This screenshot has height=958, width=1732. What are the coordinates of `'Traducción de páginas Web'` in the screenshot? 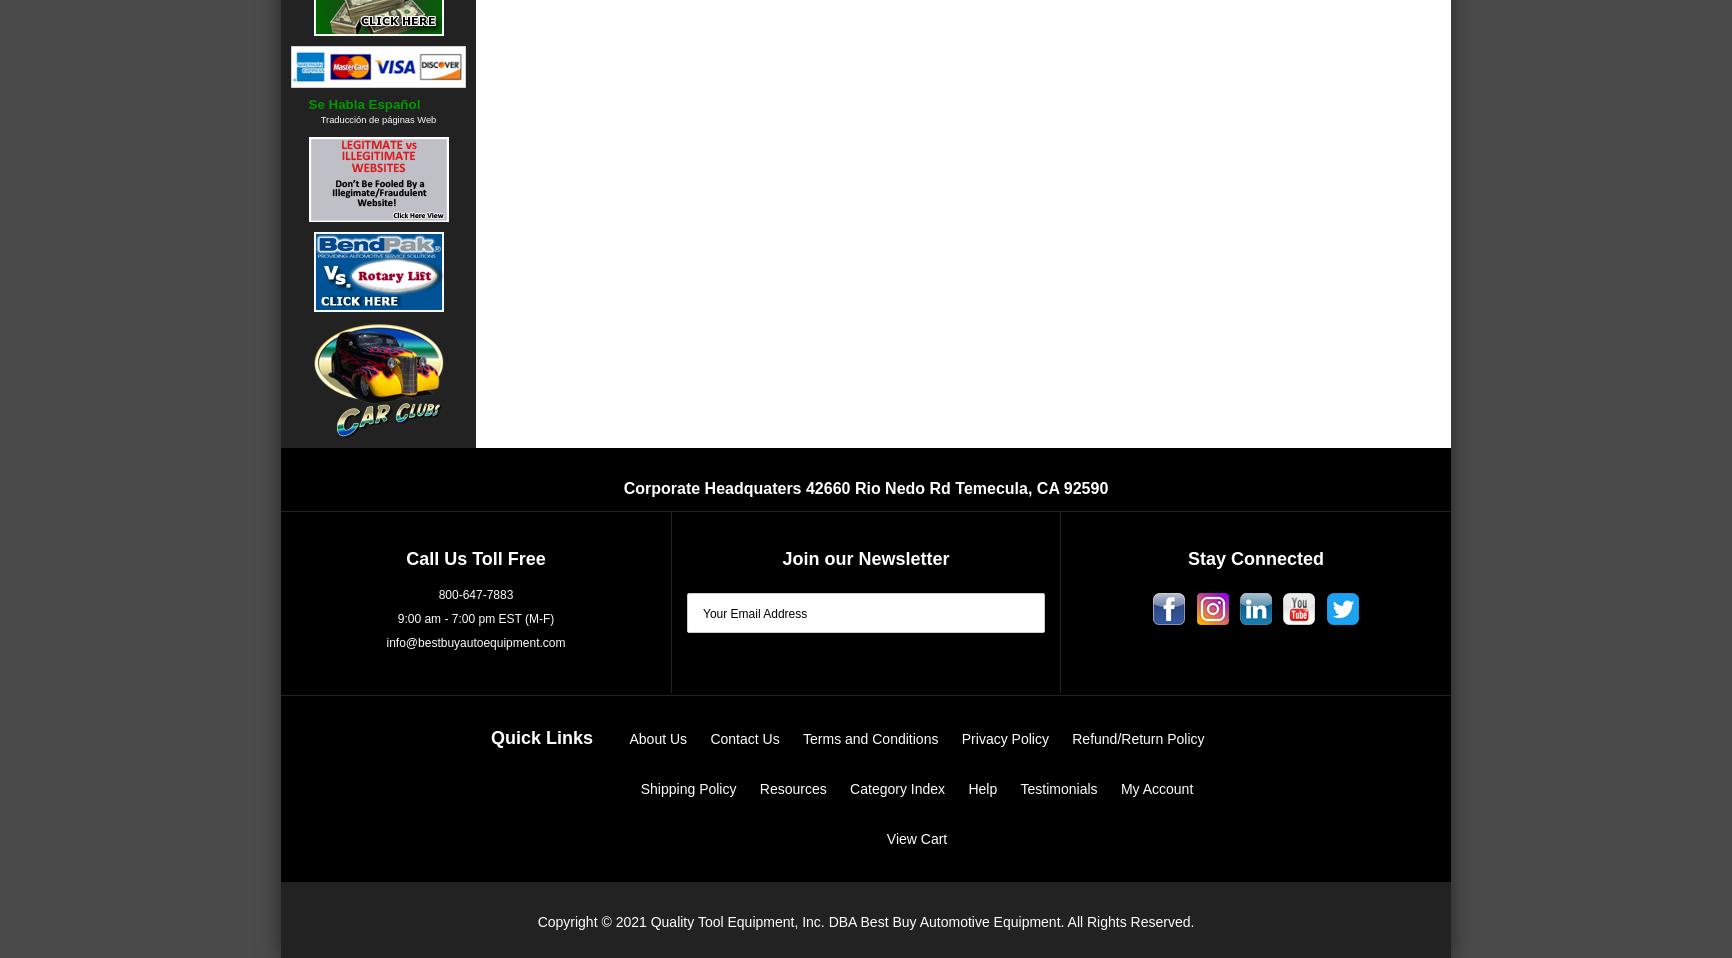 It's located at (376, 120).